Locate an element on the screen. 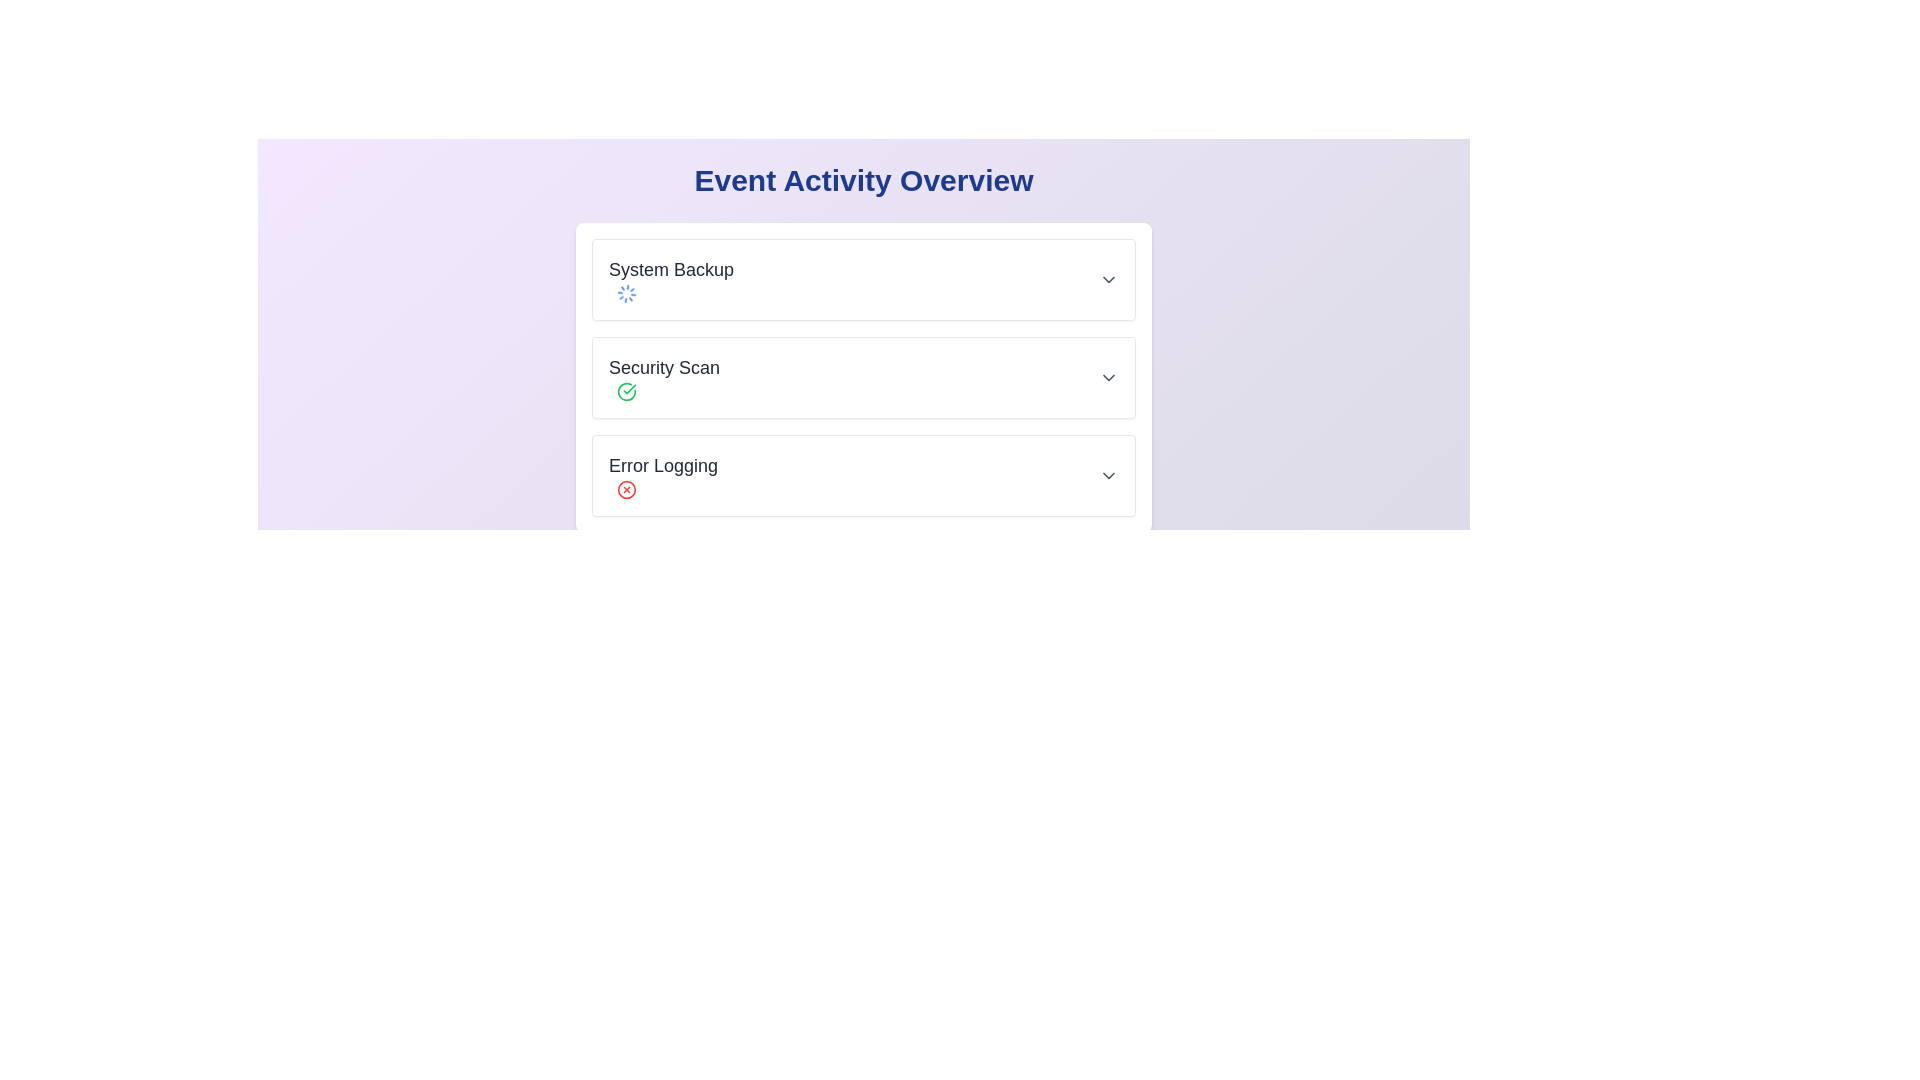 The height and width of the screenshot is (1080, 1920). the 'System Backup' activity status element, which is the first item in the 'Event Activity Overview' list is located at coordinates (864, 280).